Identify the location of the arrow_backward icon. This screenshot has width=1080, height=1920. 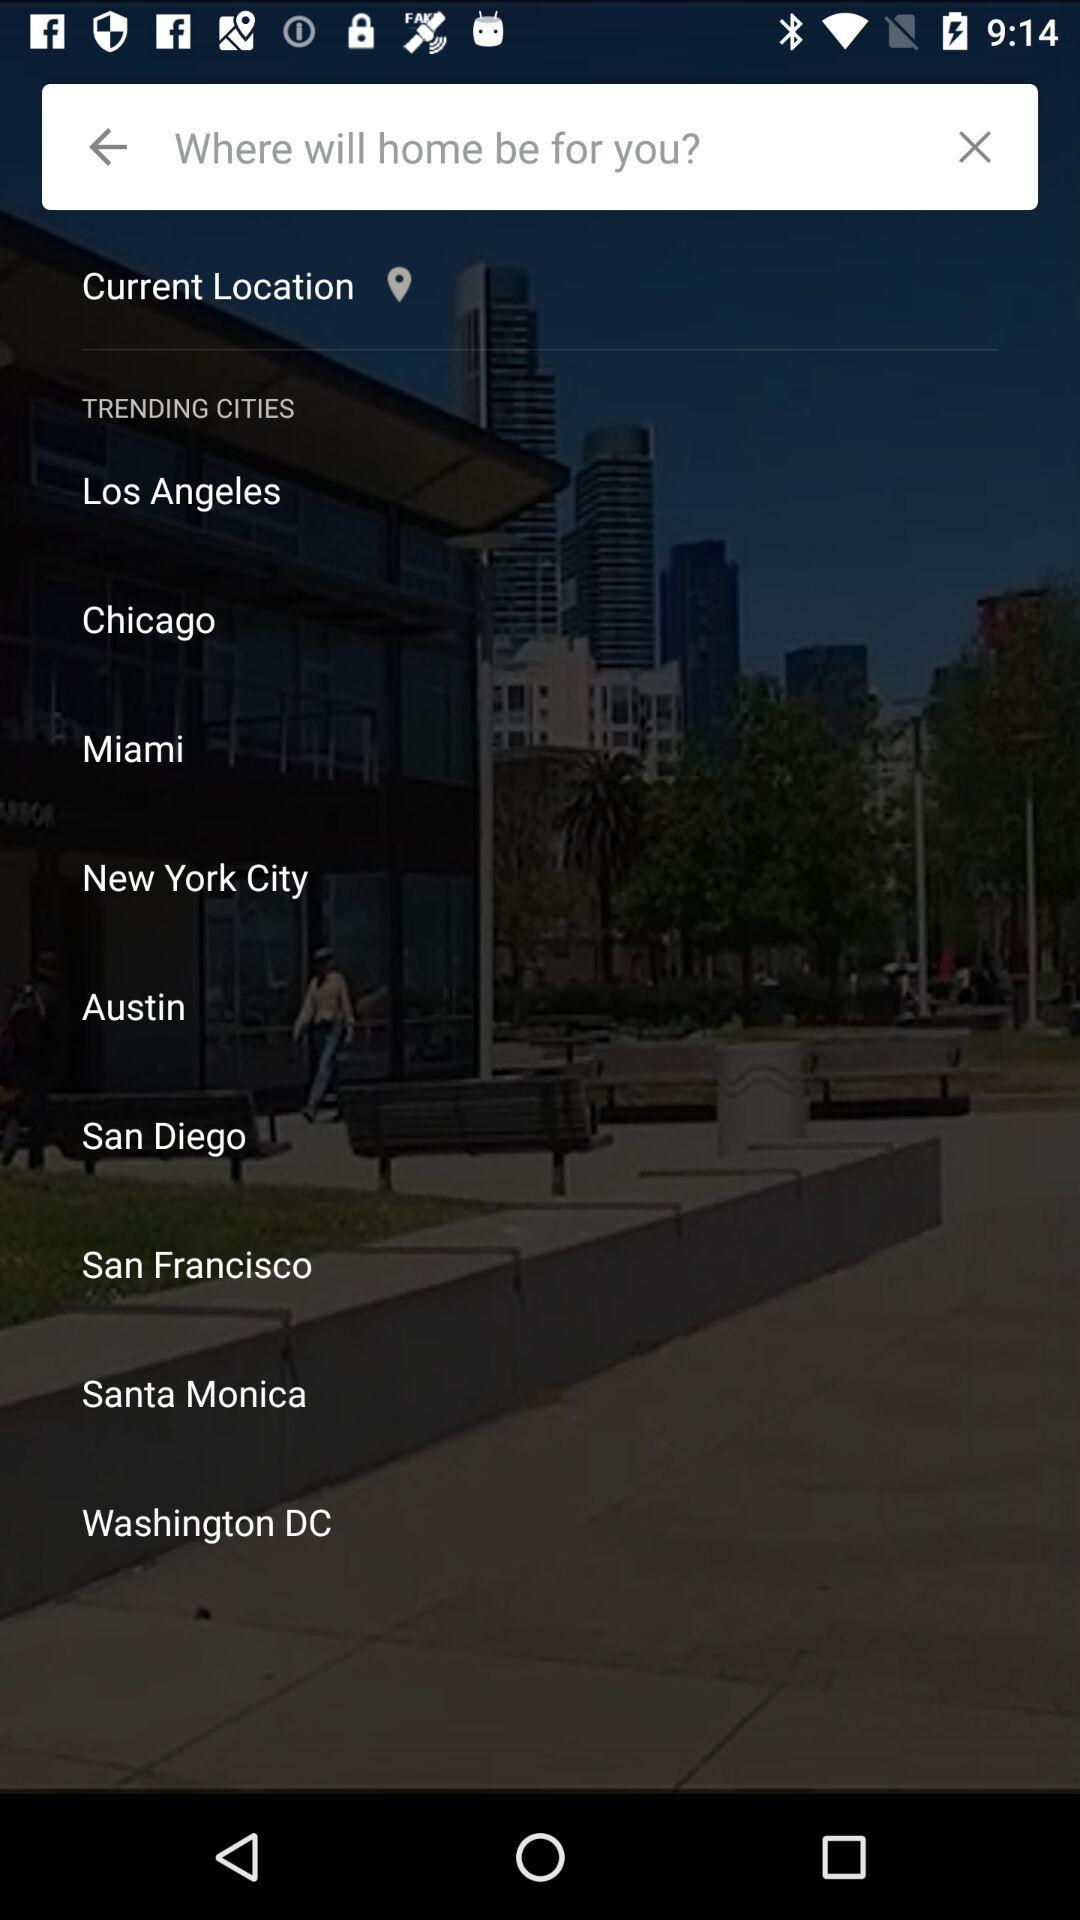
(108, 146).